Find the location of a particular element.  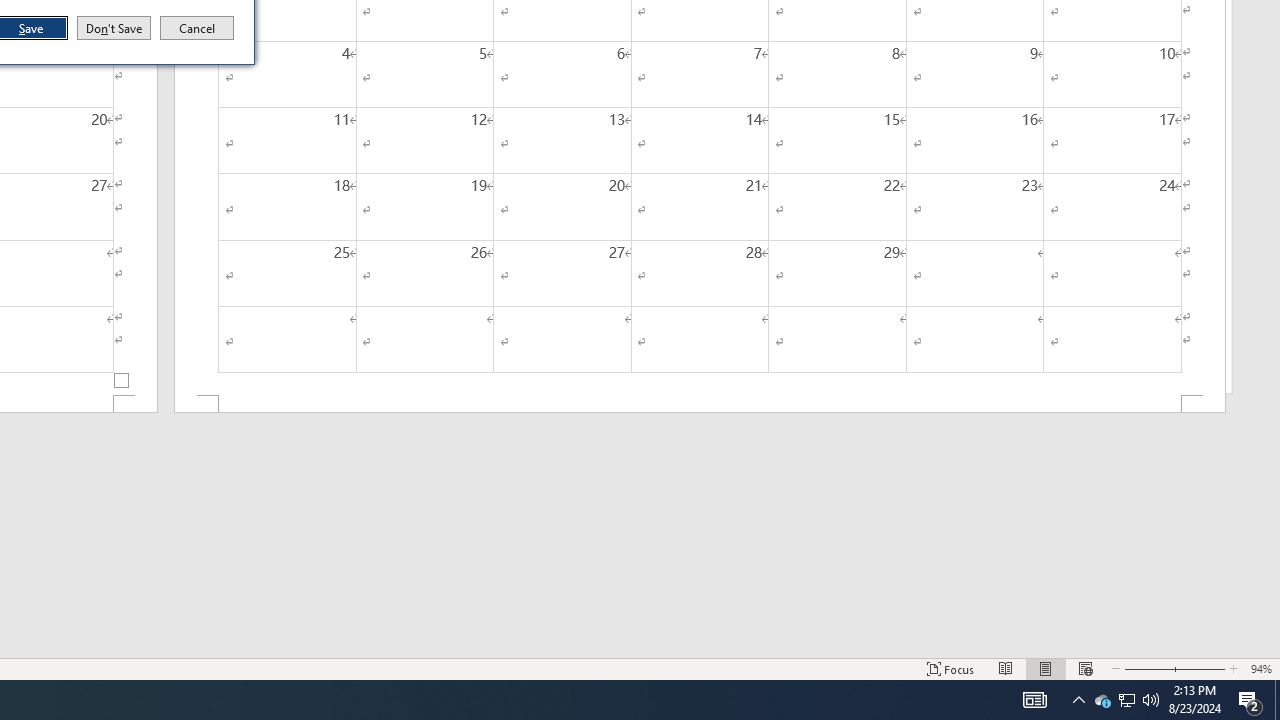

'Show desktop' is located at coordinates (1276, 698).